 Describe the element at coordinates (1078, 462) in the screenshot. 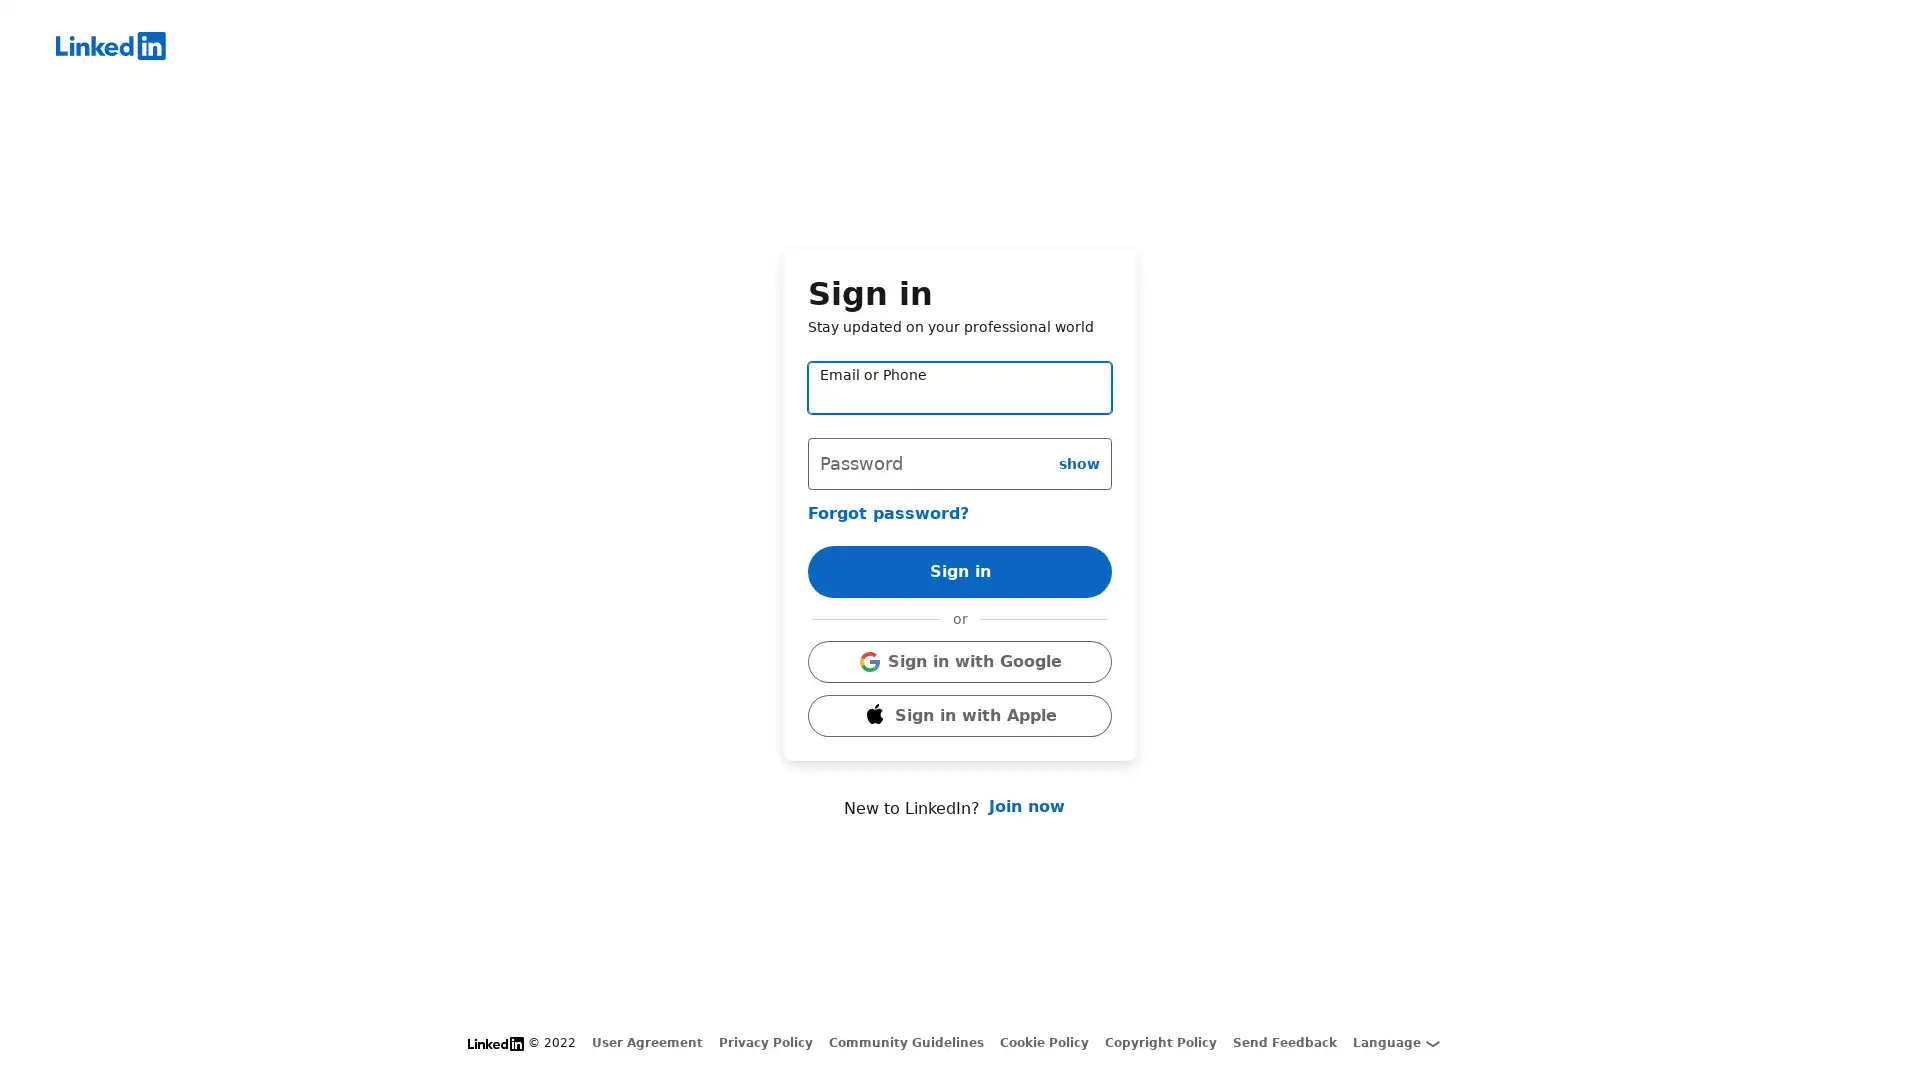

I see `show` at that location.